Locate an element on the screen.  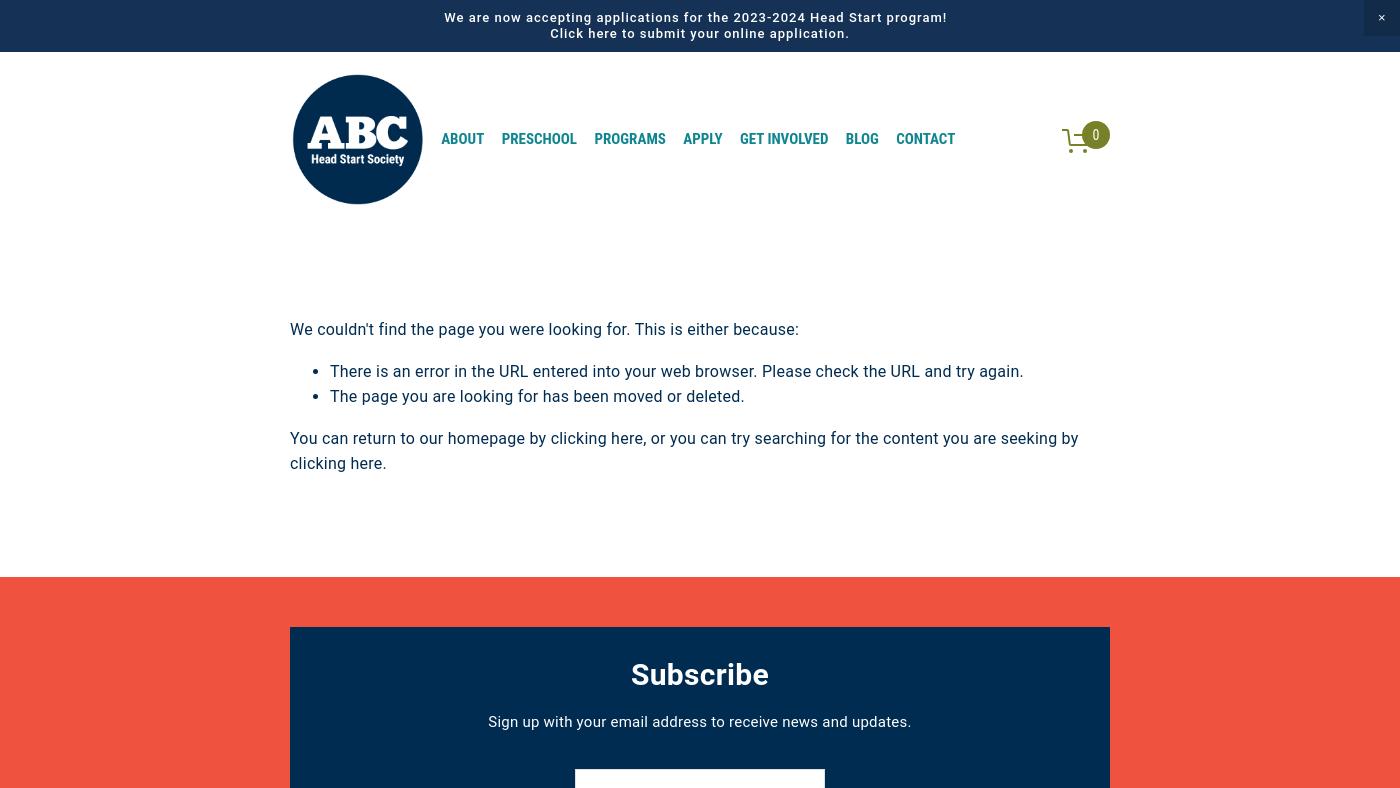
'Get Involved' is located at coordinates (738, 137).